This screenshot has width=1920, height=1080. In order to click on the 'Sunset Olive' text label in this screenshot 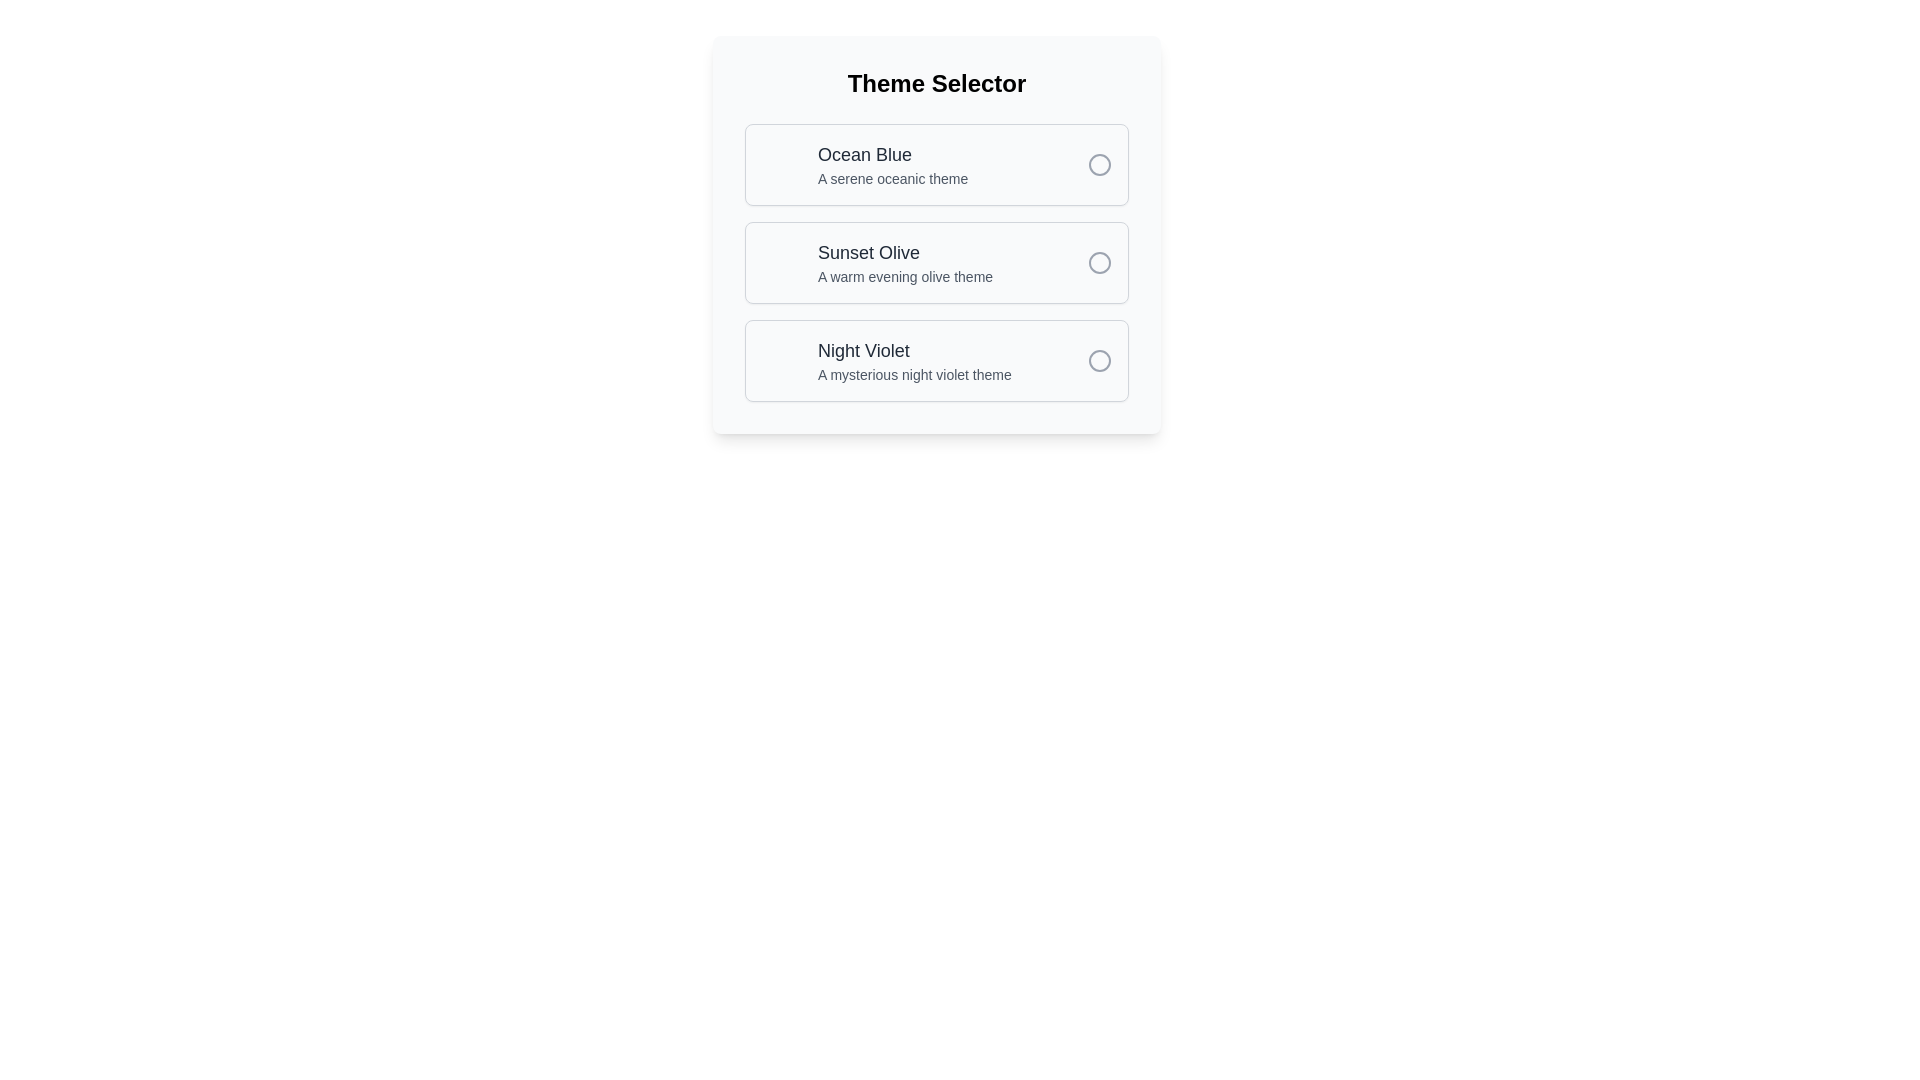, I will do `click(904, 252)`.